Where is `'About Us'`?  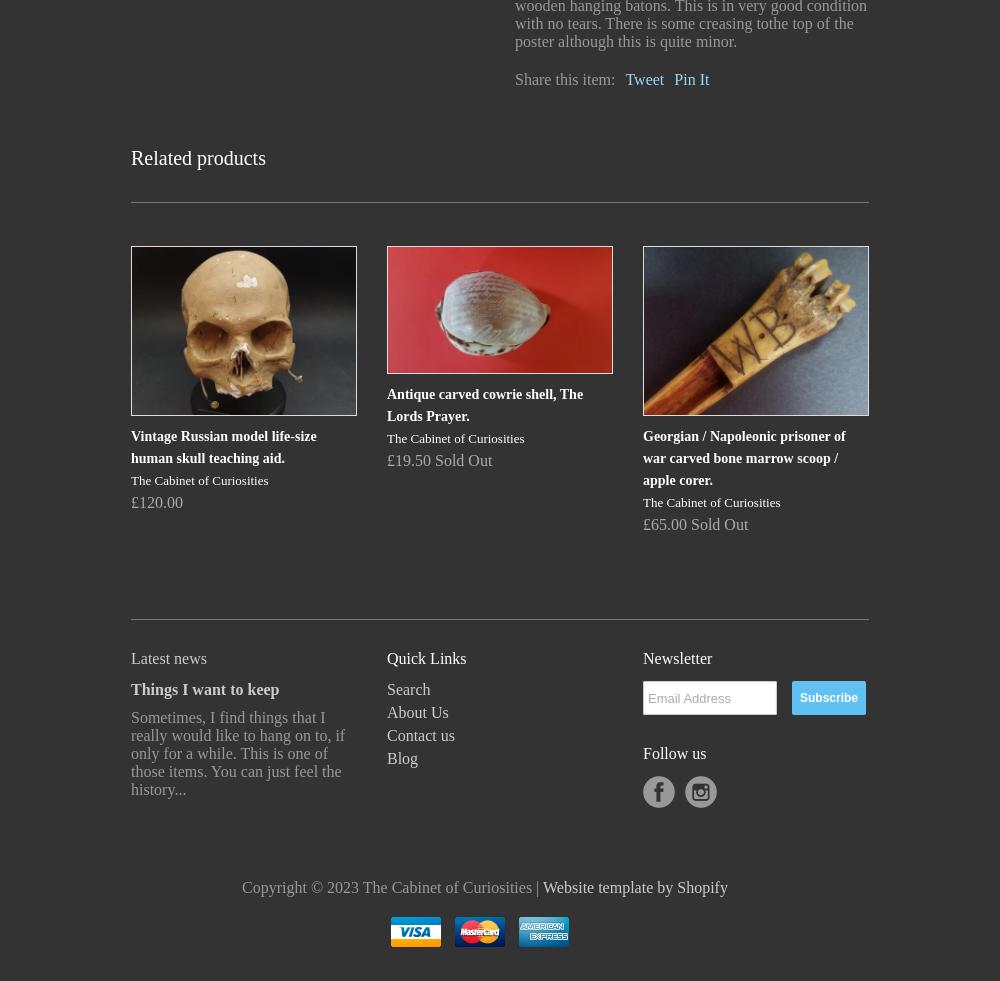 'About Us' is located at coordinates (387, 712).